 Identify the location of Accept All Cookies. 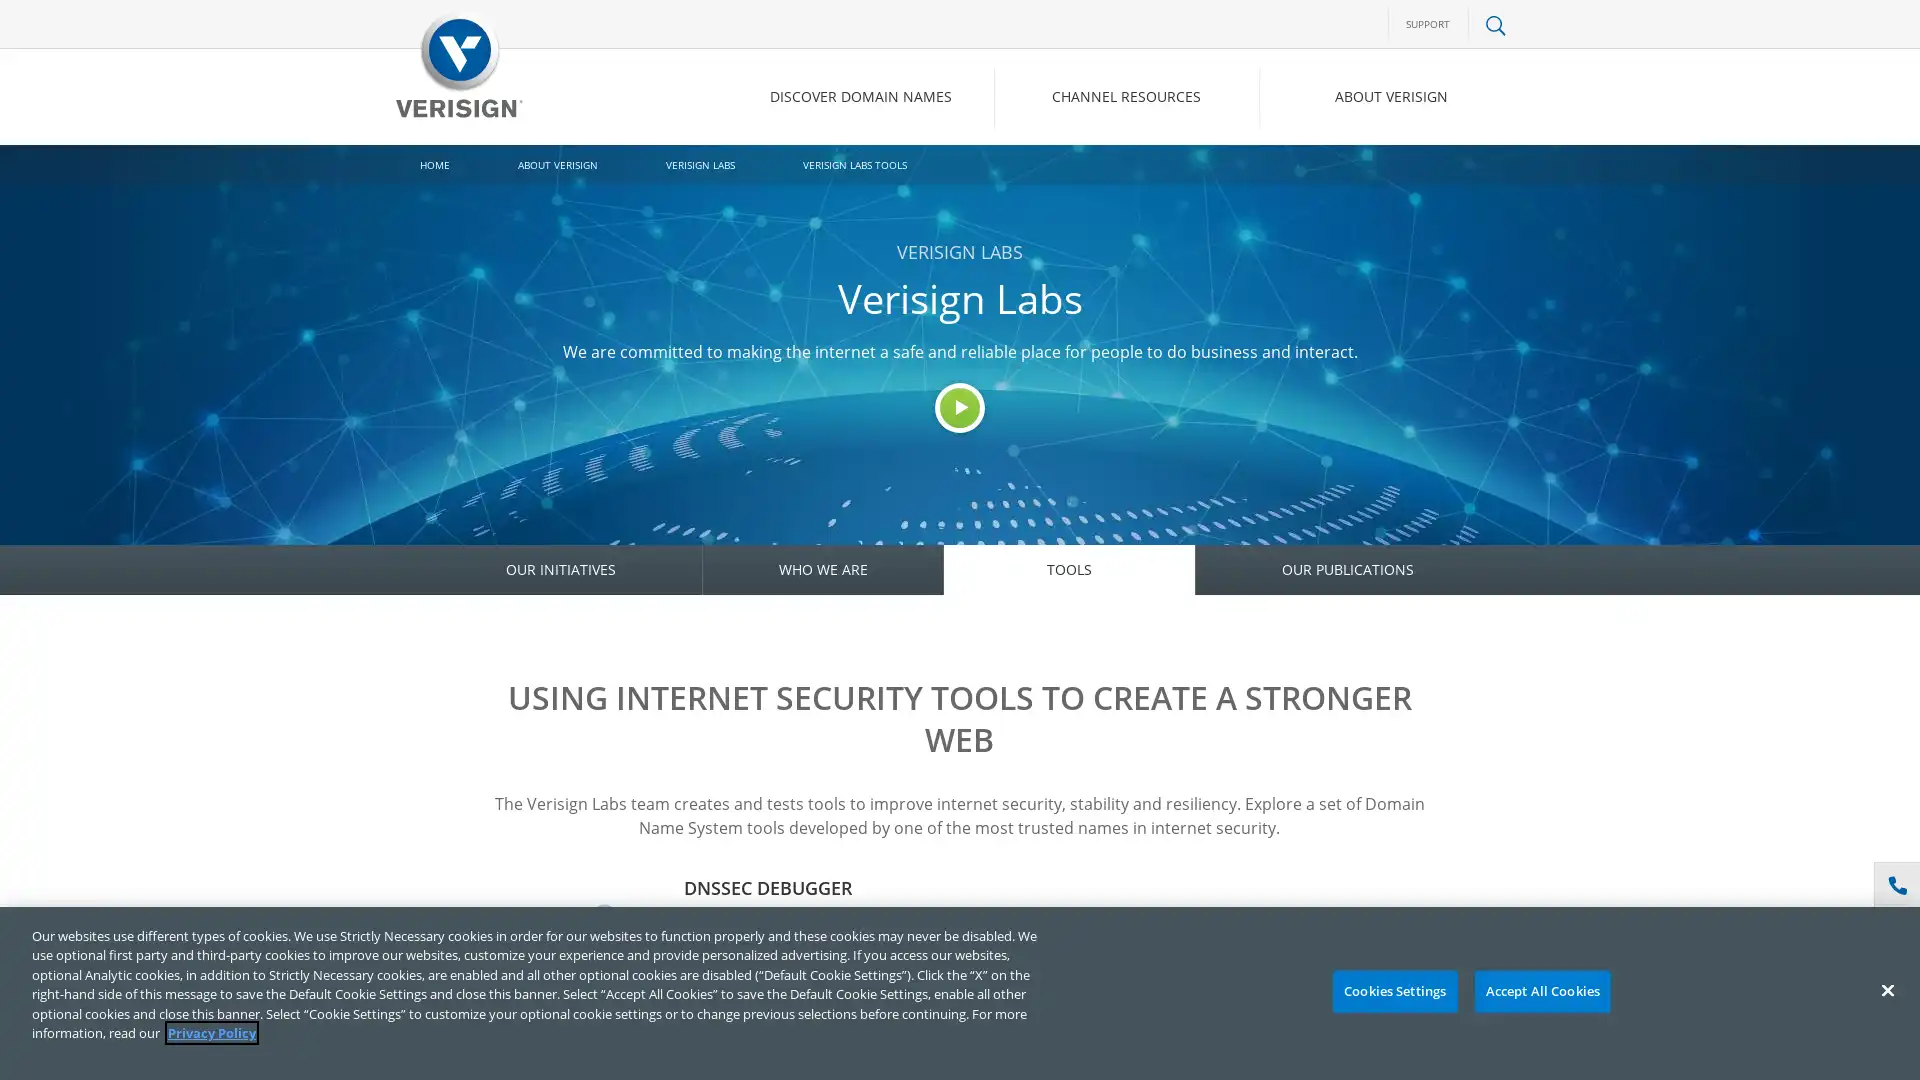
(1541, 991).